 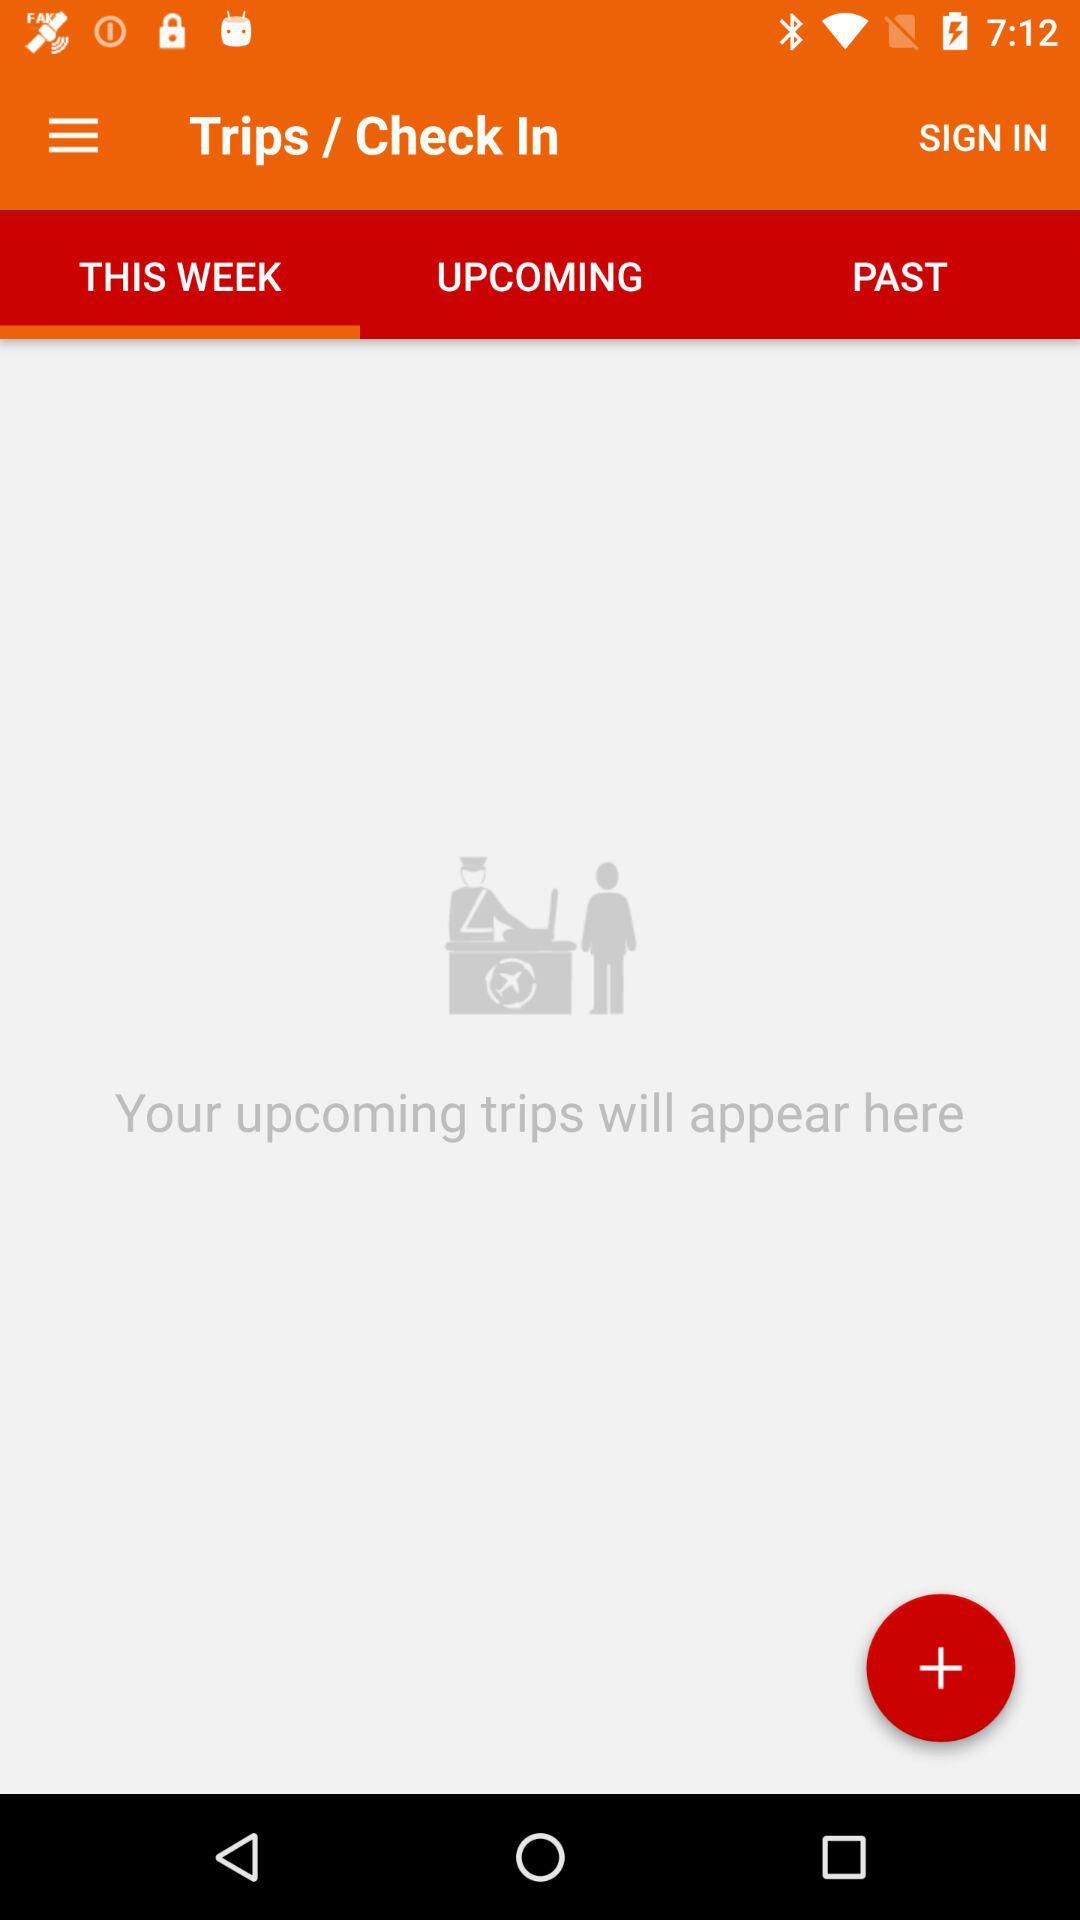 I want to click on the sign in icon, so click(x=982, y=135).